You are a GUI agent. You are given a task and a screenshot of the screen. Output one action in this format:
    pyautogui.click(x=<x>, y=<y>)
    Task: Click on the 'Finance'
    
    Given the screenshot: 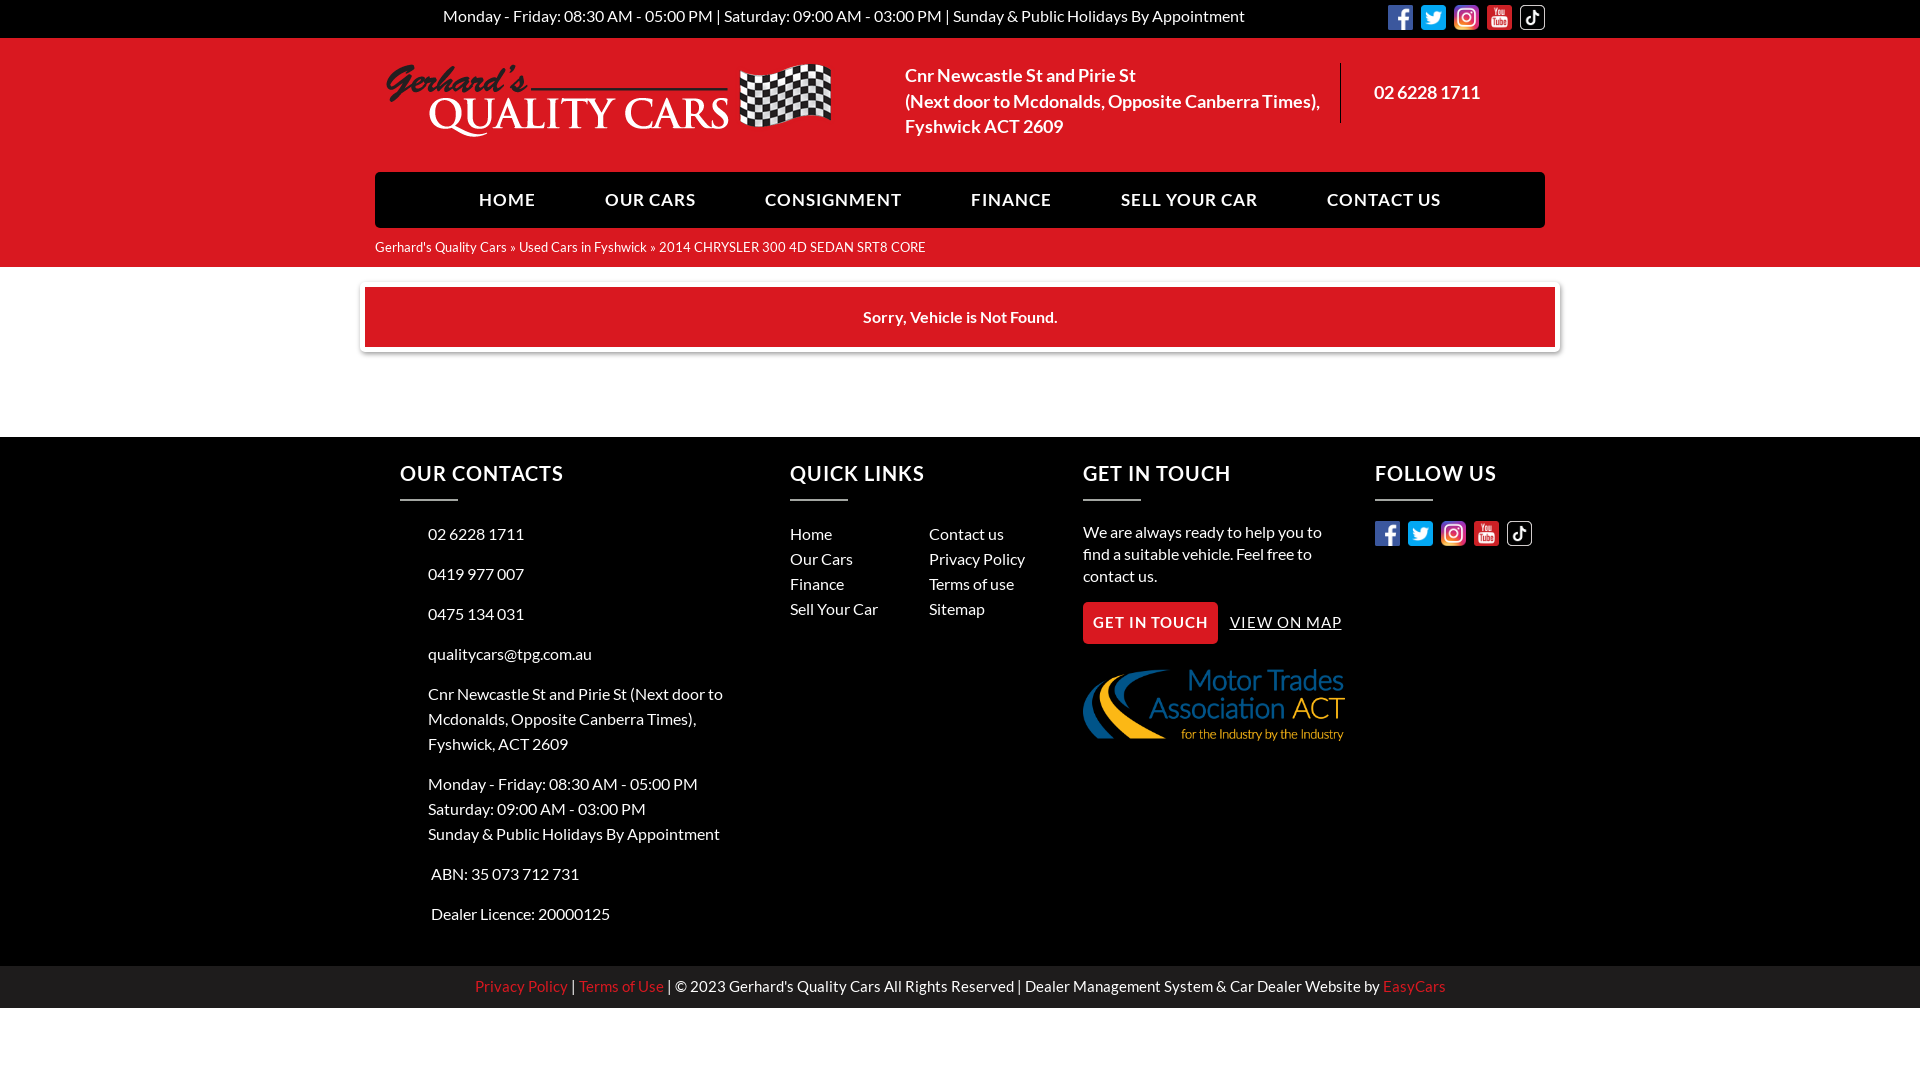 What is the action you would take?
    pyautogui.click(x=816, y=583)
    